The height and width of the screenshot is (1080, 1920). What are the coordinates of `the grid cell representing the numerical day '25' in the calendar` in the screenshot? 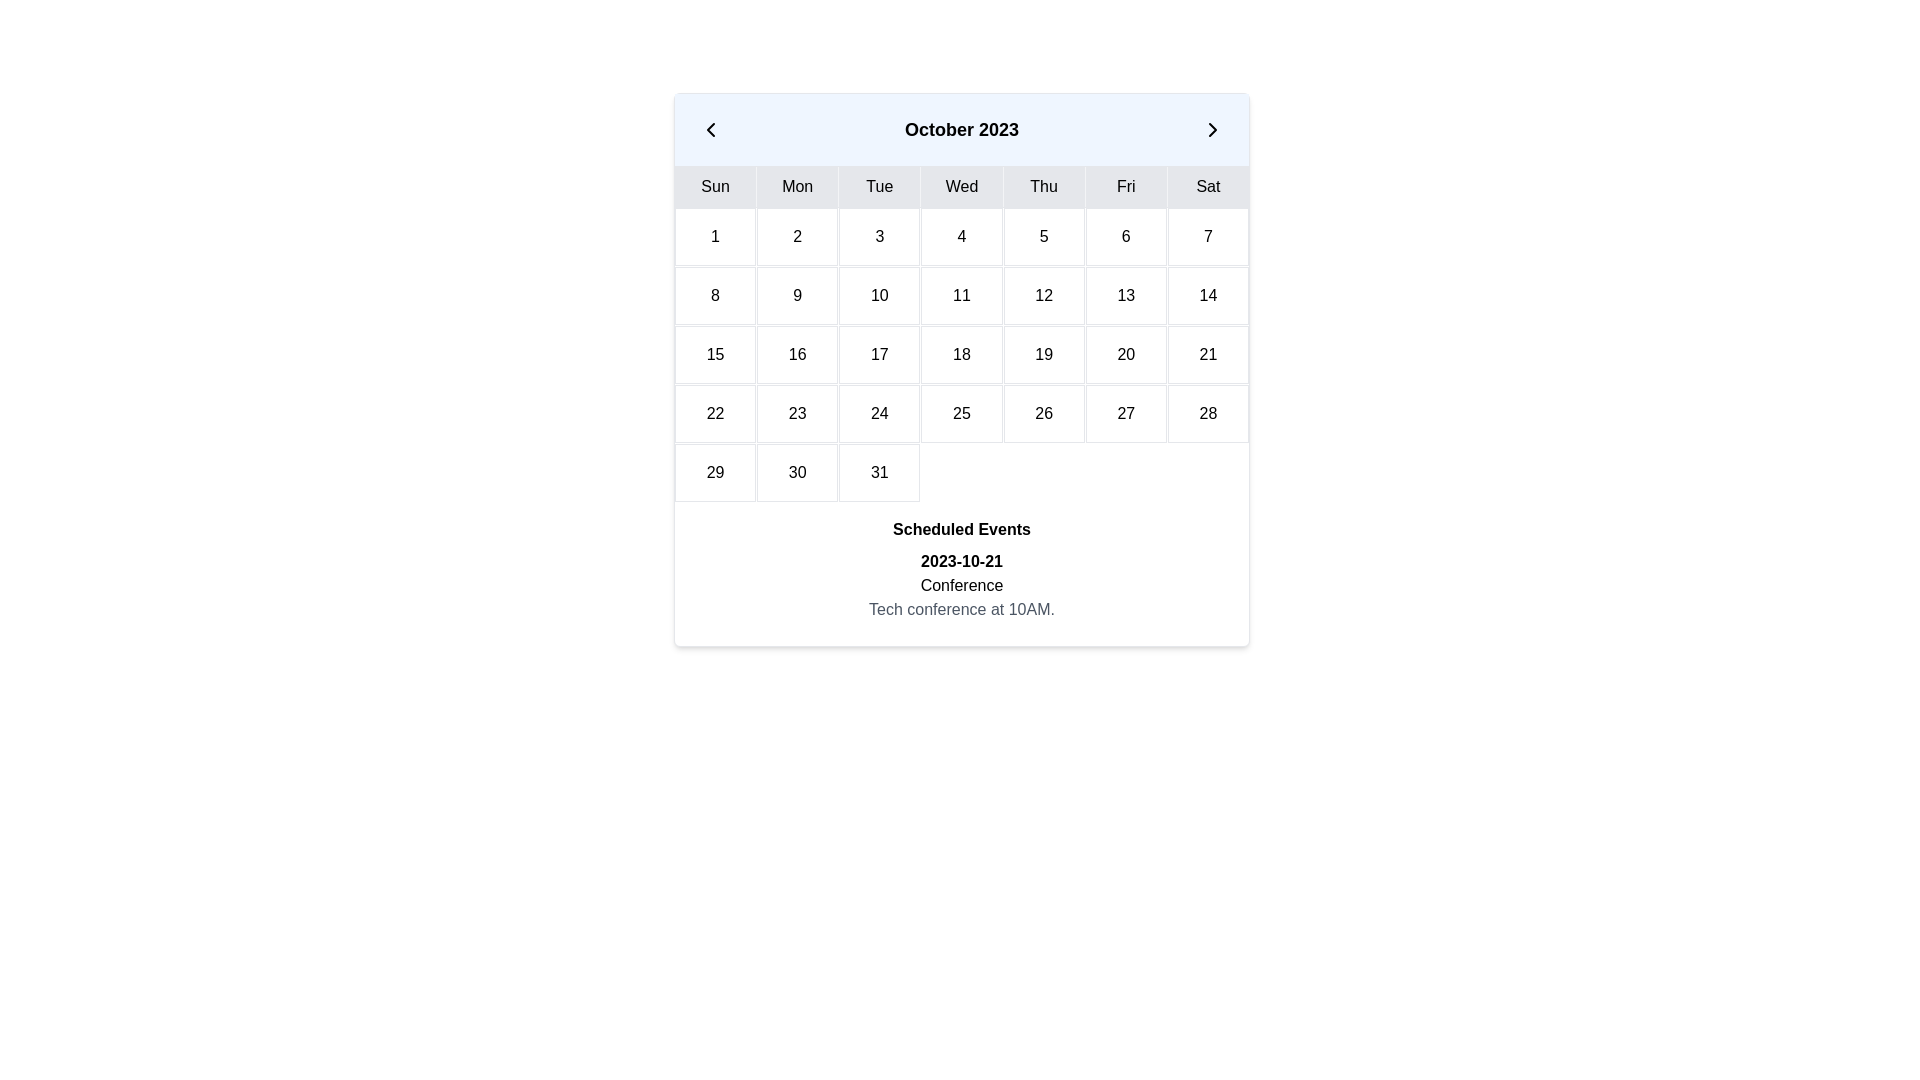 It's located at (961, 412).